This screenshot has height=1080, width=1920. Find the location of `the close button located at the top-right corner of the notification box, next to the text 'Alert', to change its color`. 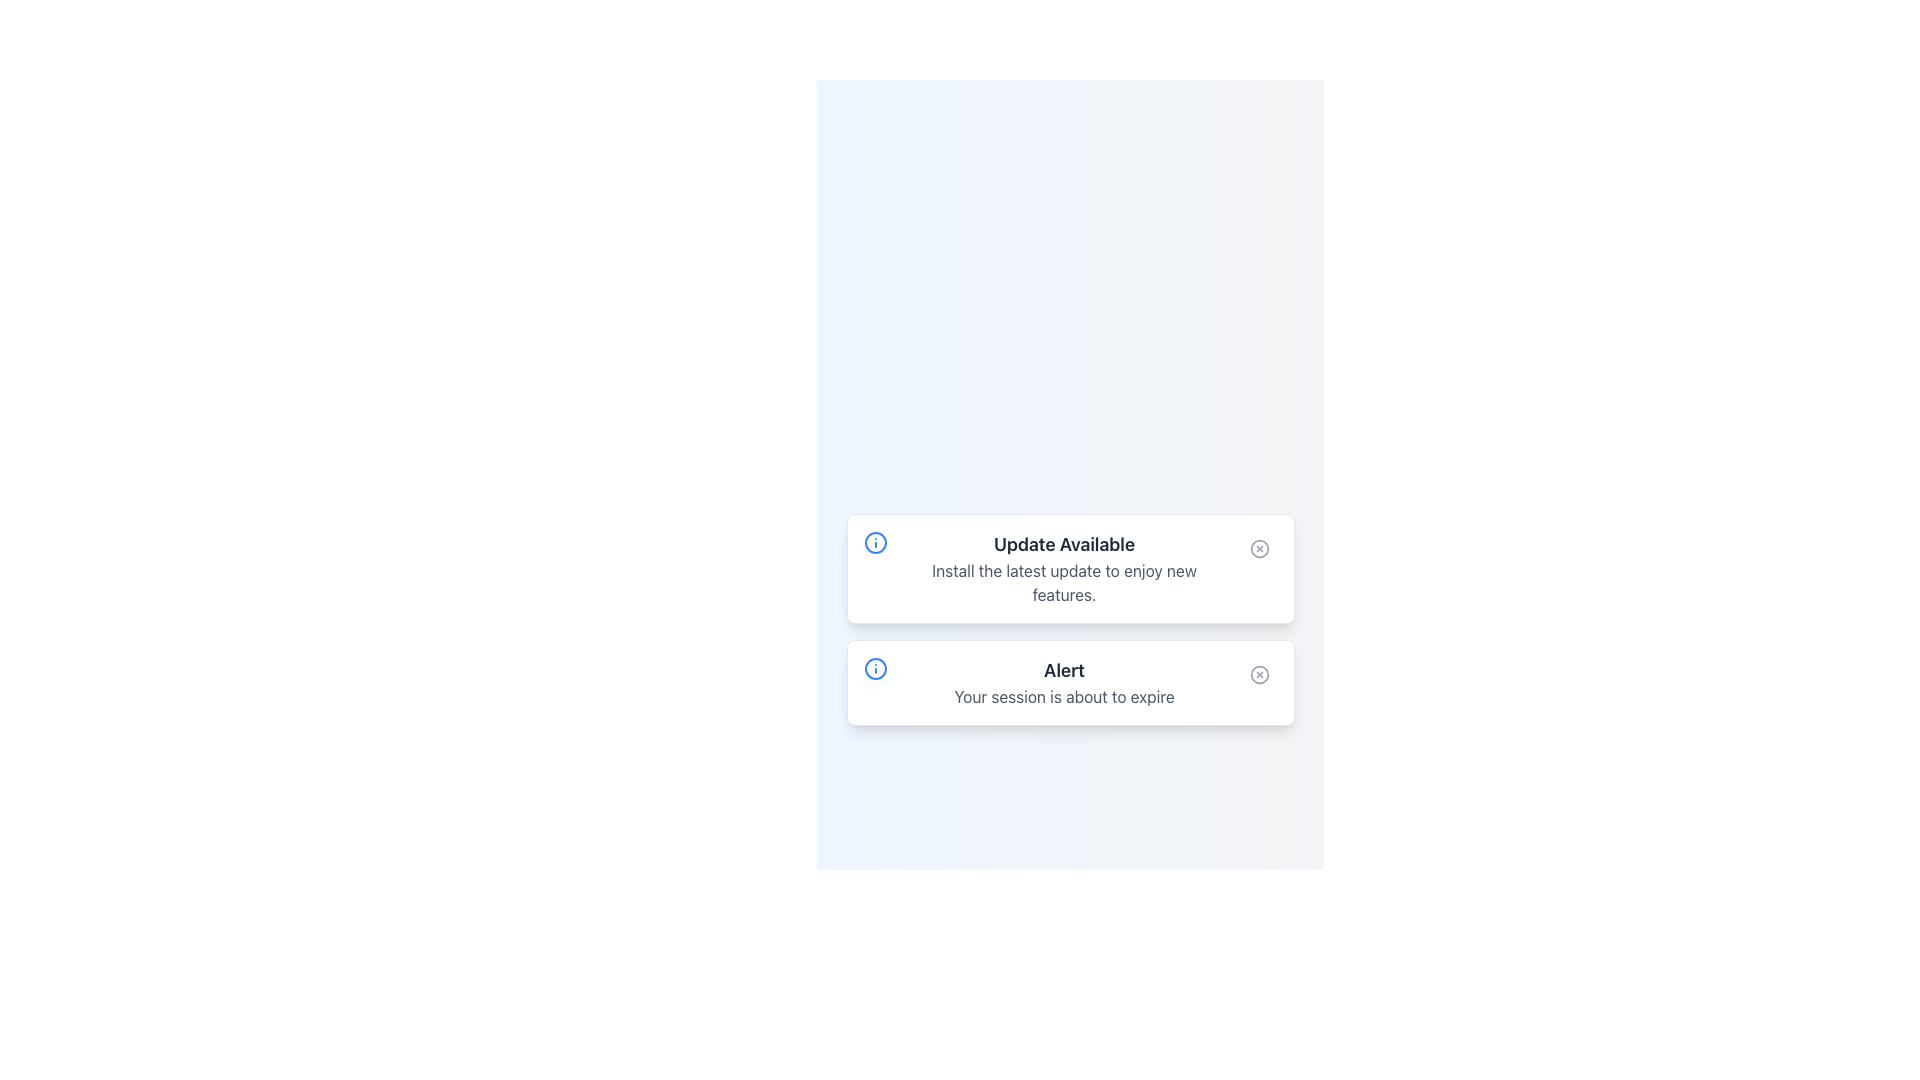

the close button located at the top-right corner of the notification box, next to the text 'Alert', to change its color is located at coordinates (1258, 675).